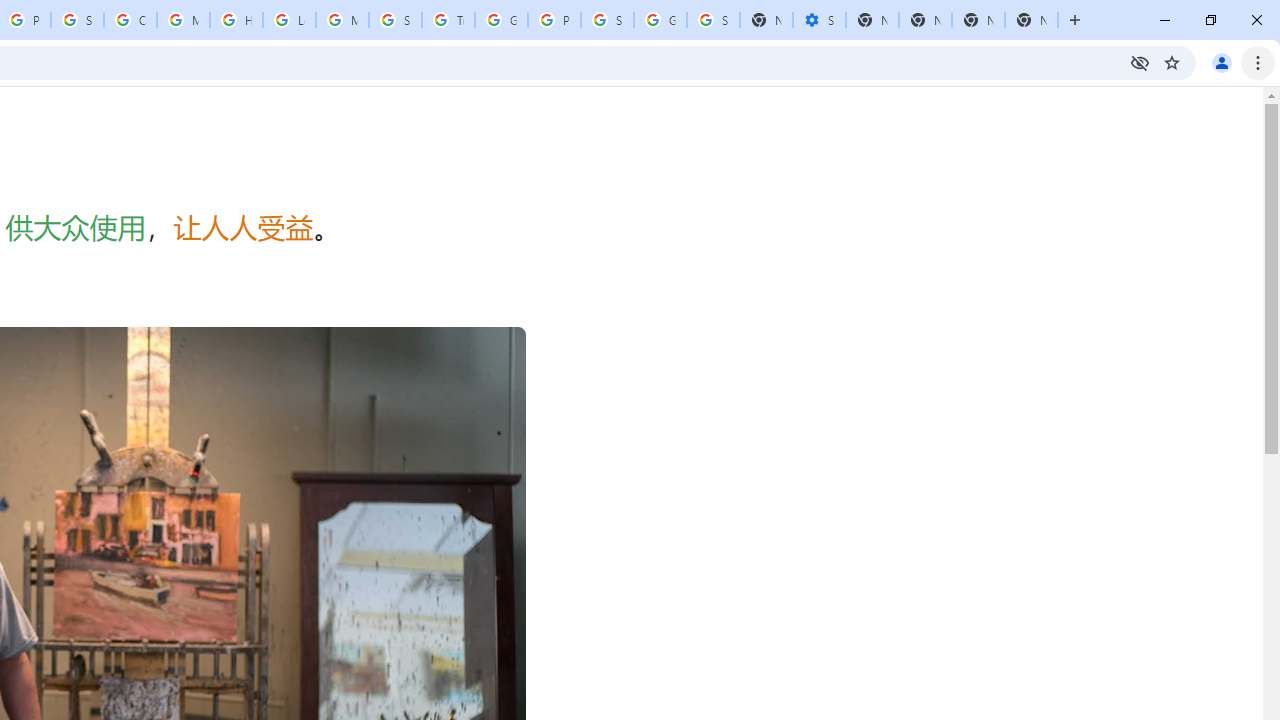 This screenshot has height=720, width=1280. I want to click on 'Google Ads - Sign in', so click(501, 20).